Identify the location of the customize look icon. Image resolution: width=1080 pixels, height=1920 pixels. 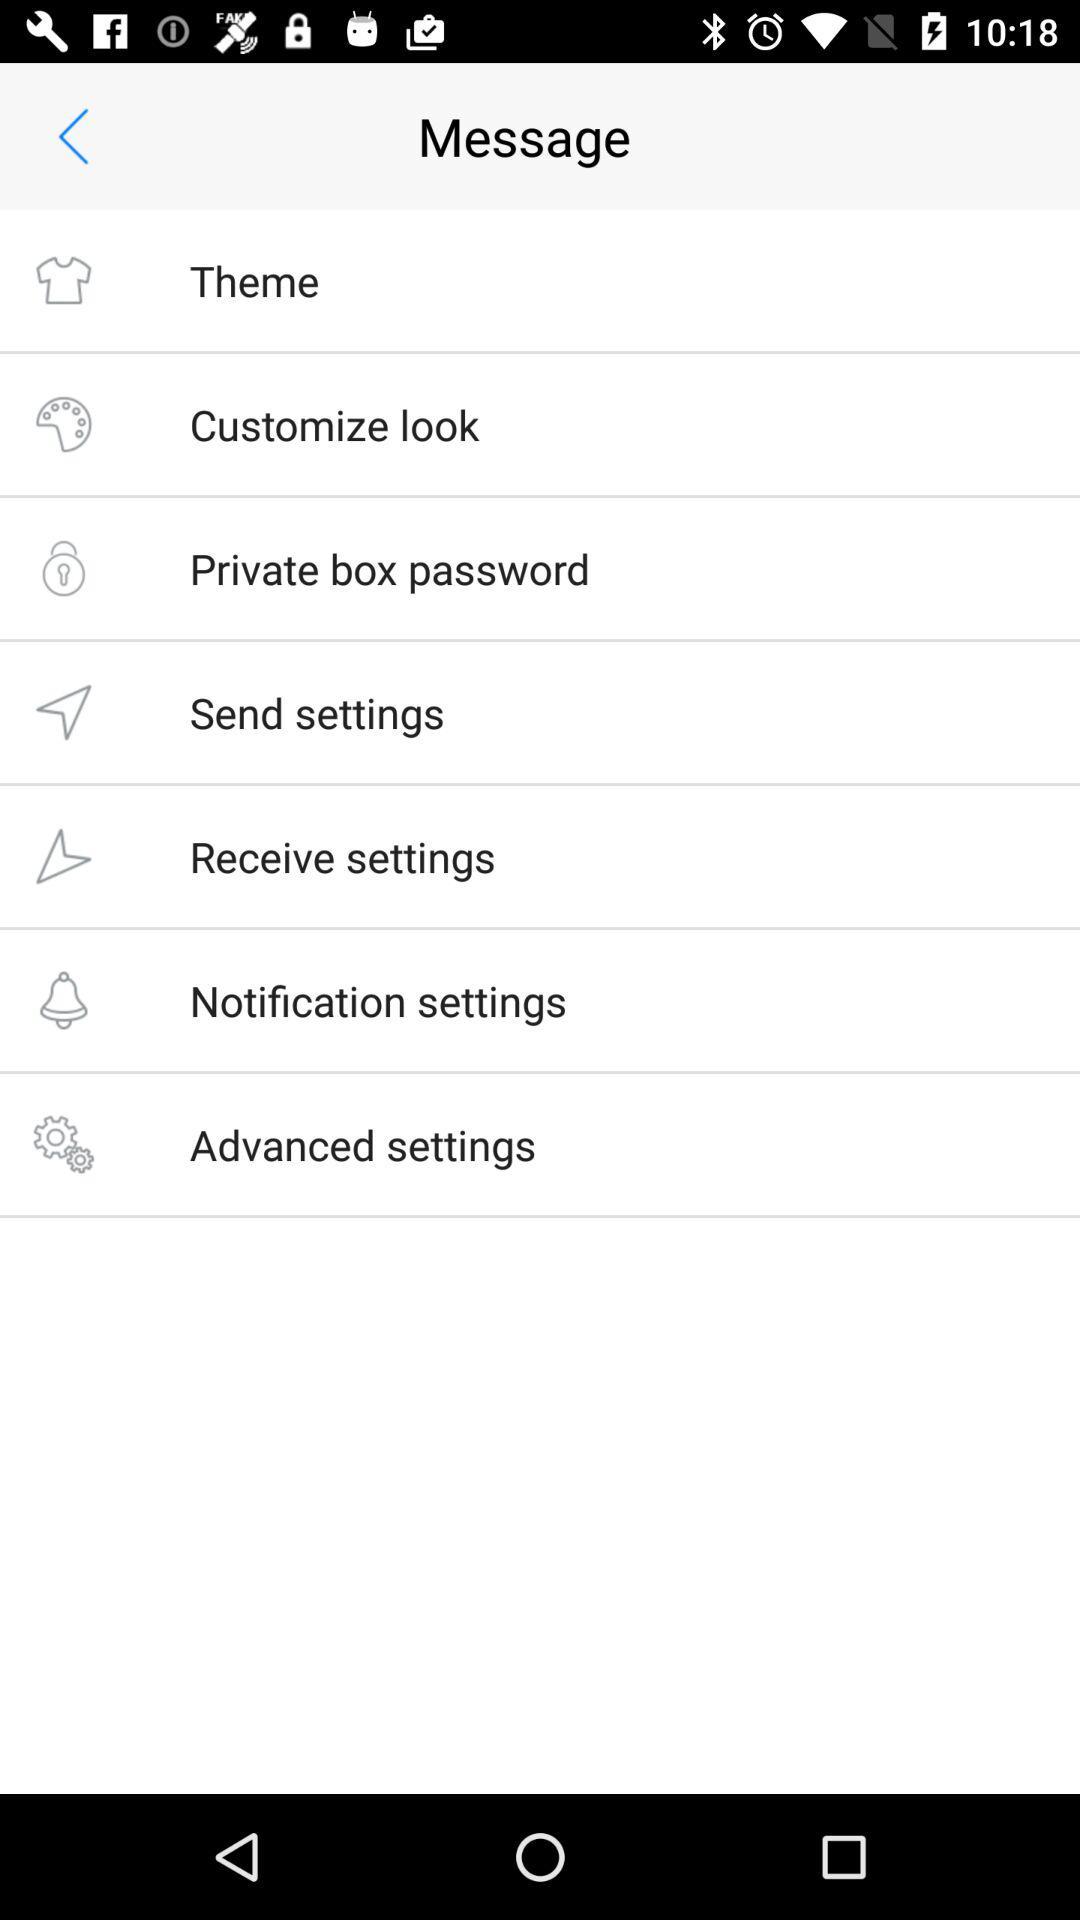
(333, 423).